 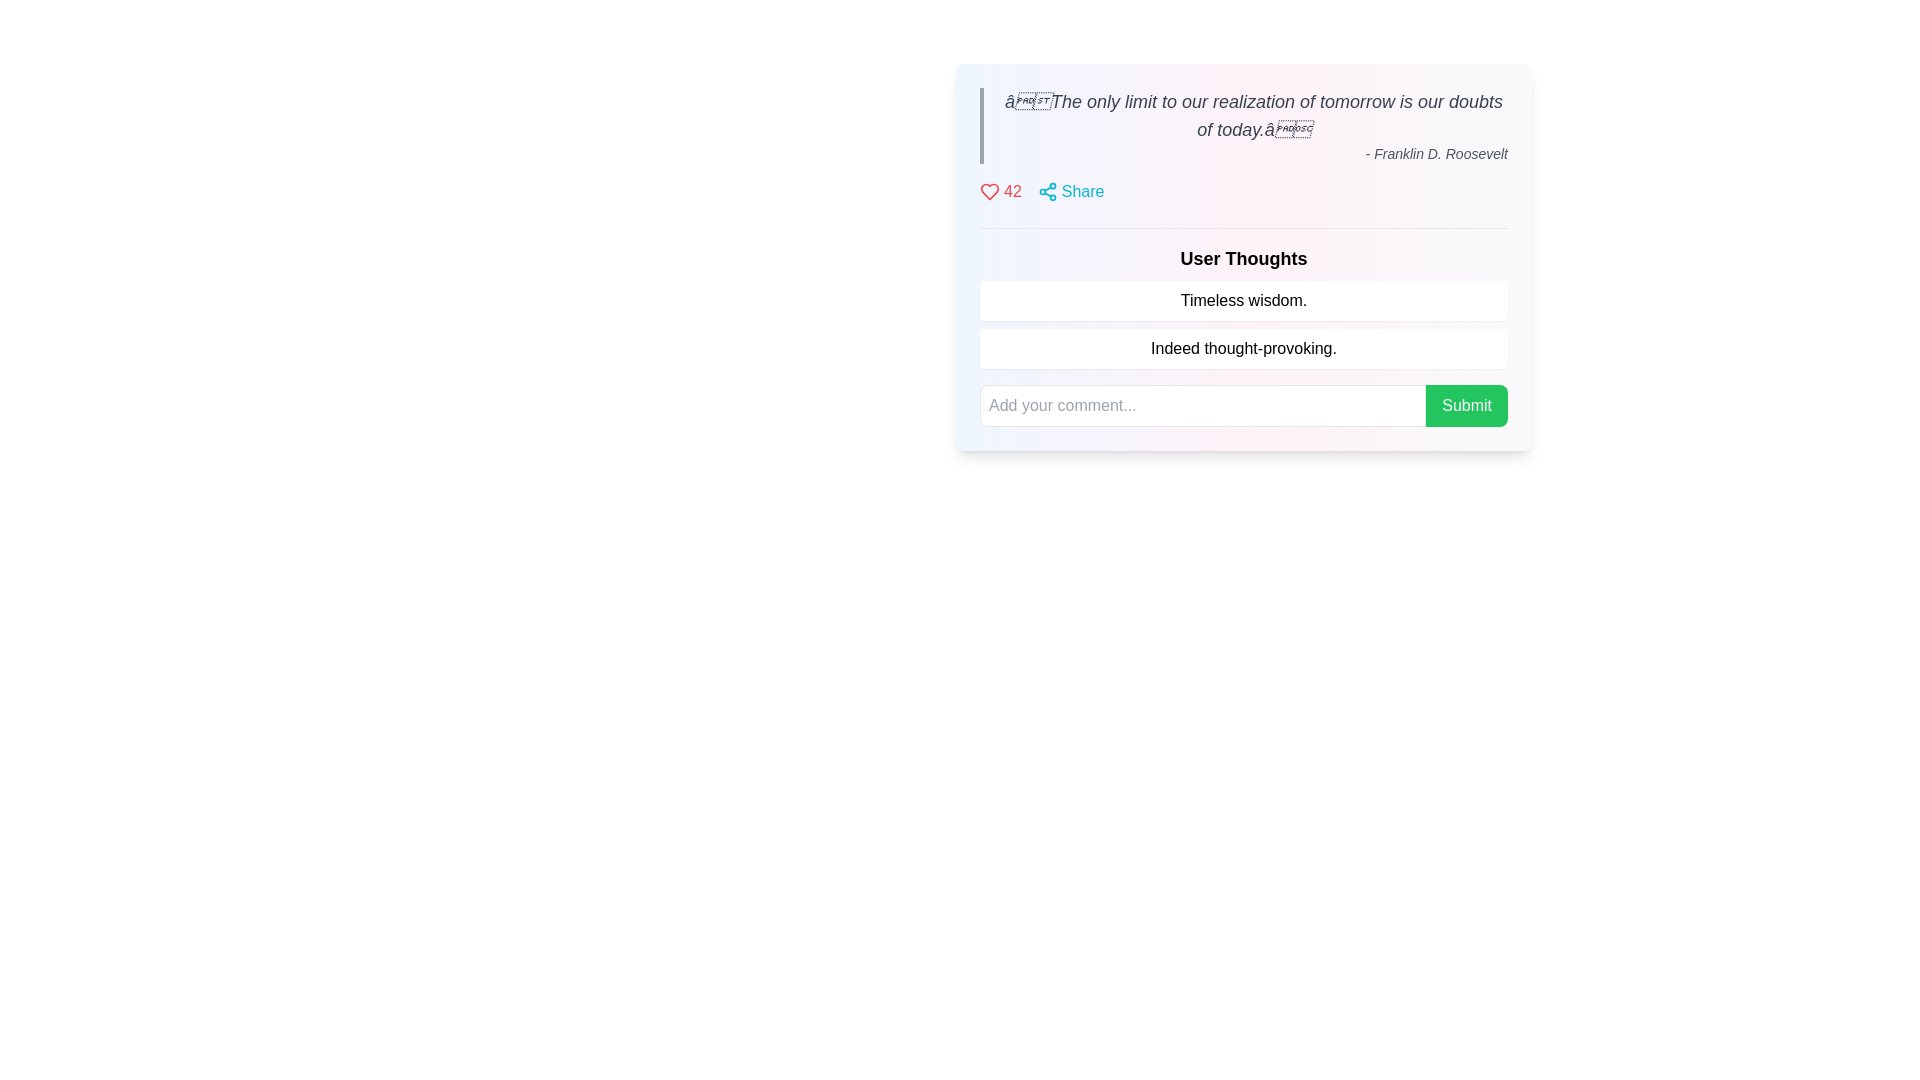 What do you see at coordinates (1046, 192) in the screenshot?
I see `the SVG share icon located` at bounding box center [1046, 192].